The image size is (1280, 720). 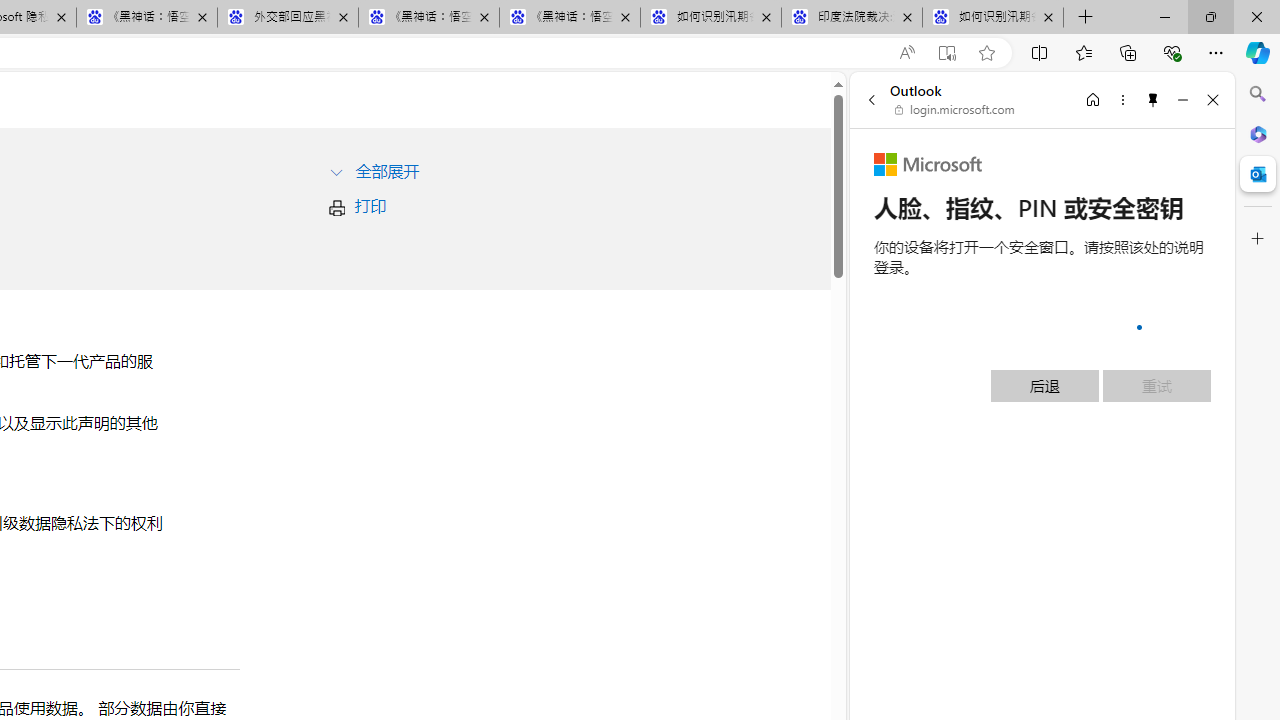 I want to click on 'login.microsoft.com', so click(x=954, y=110).